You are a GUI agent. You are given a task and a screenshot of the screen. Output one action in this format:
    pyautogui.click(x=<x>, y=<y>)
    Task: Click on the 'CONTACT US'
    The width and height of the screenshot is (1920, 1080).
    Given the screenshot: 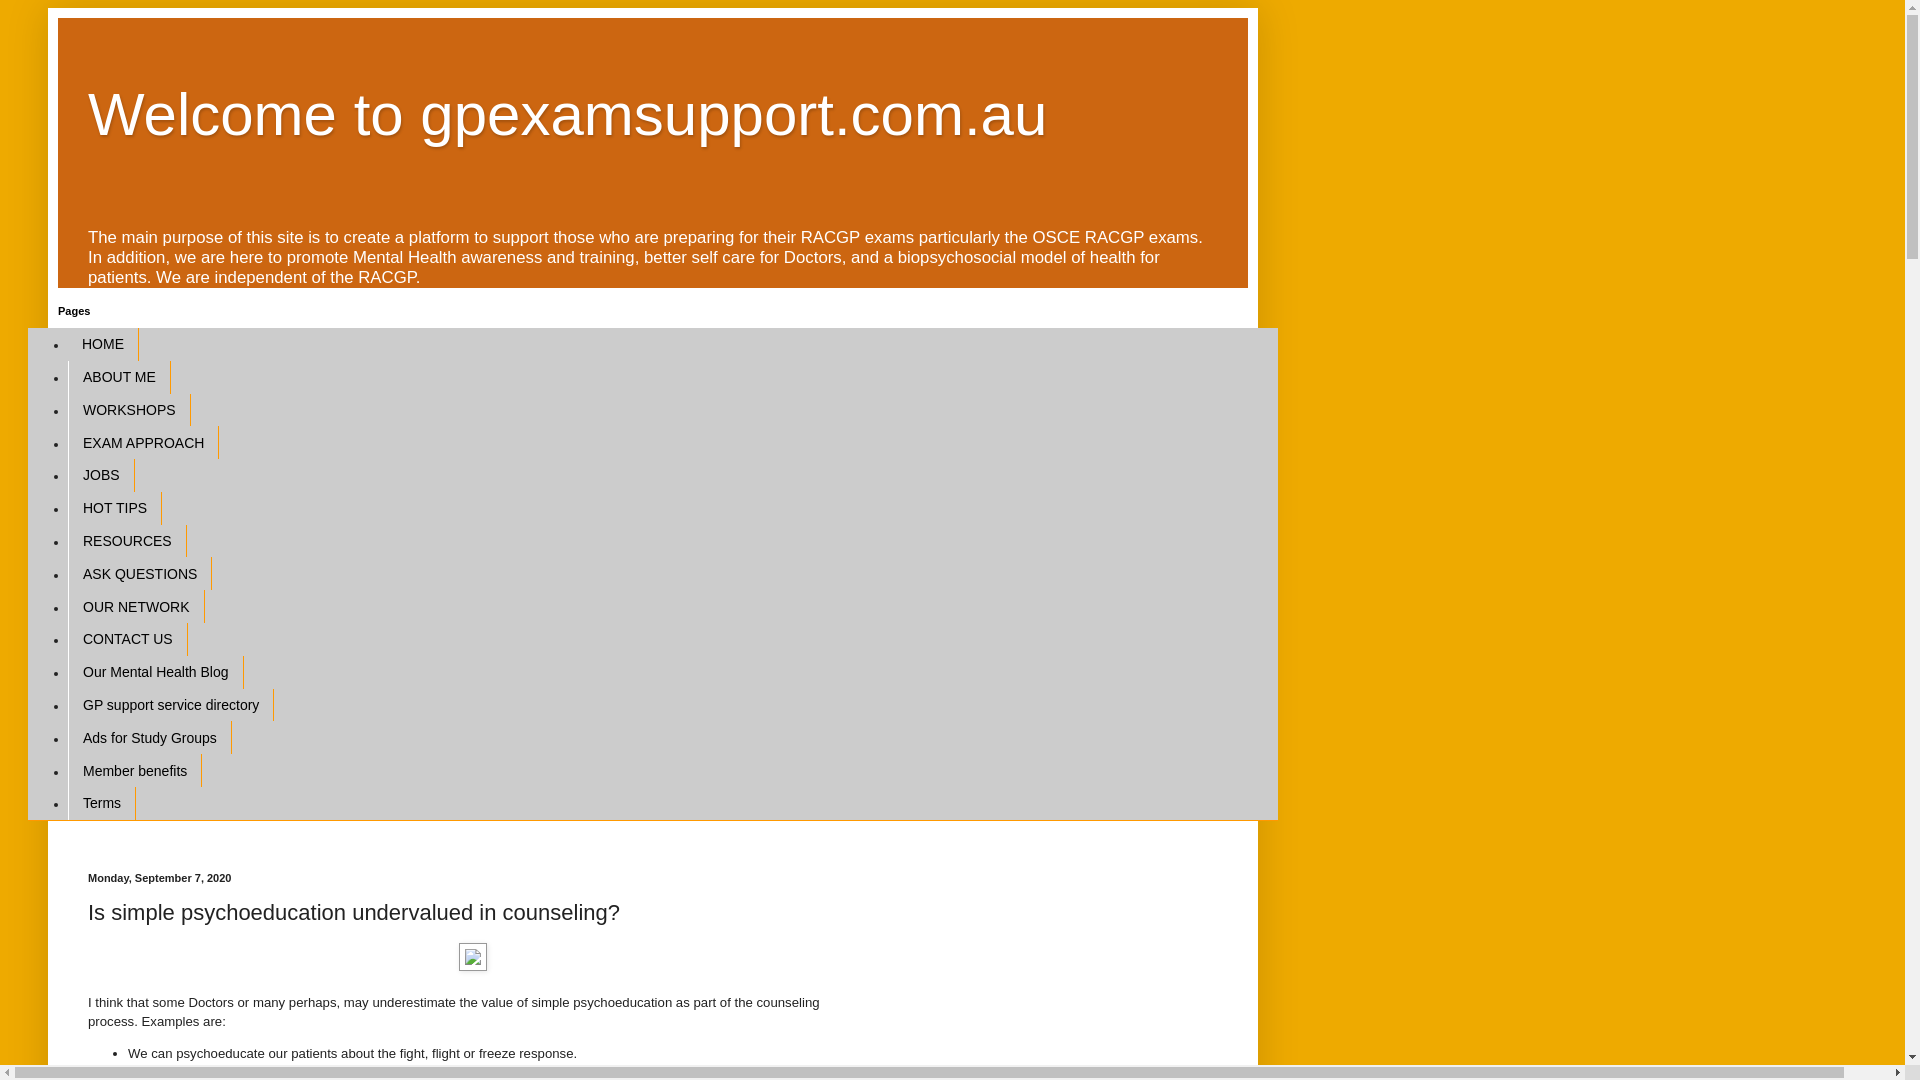 What is the action you would take?
    pyautogui.click(x=127, y=639)
    